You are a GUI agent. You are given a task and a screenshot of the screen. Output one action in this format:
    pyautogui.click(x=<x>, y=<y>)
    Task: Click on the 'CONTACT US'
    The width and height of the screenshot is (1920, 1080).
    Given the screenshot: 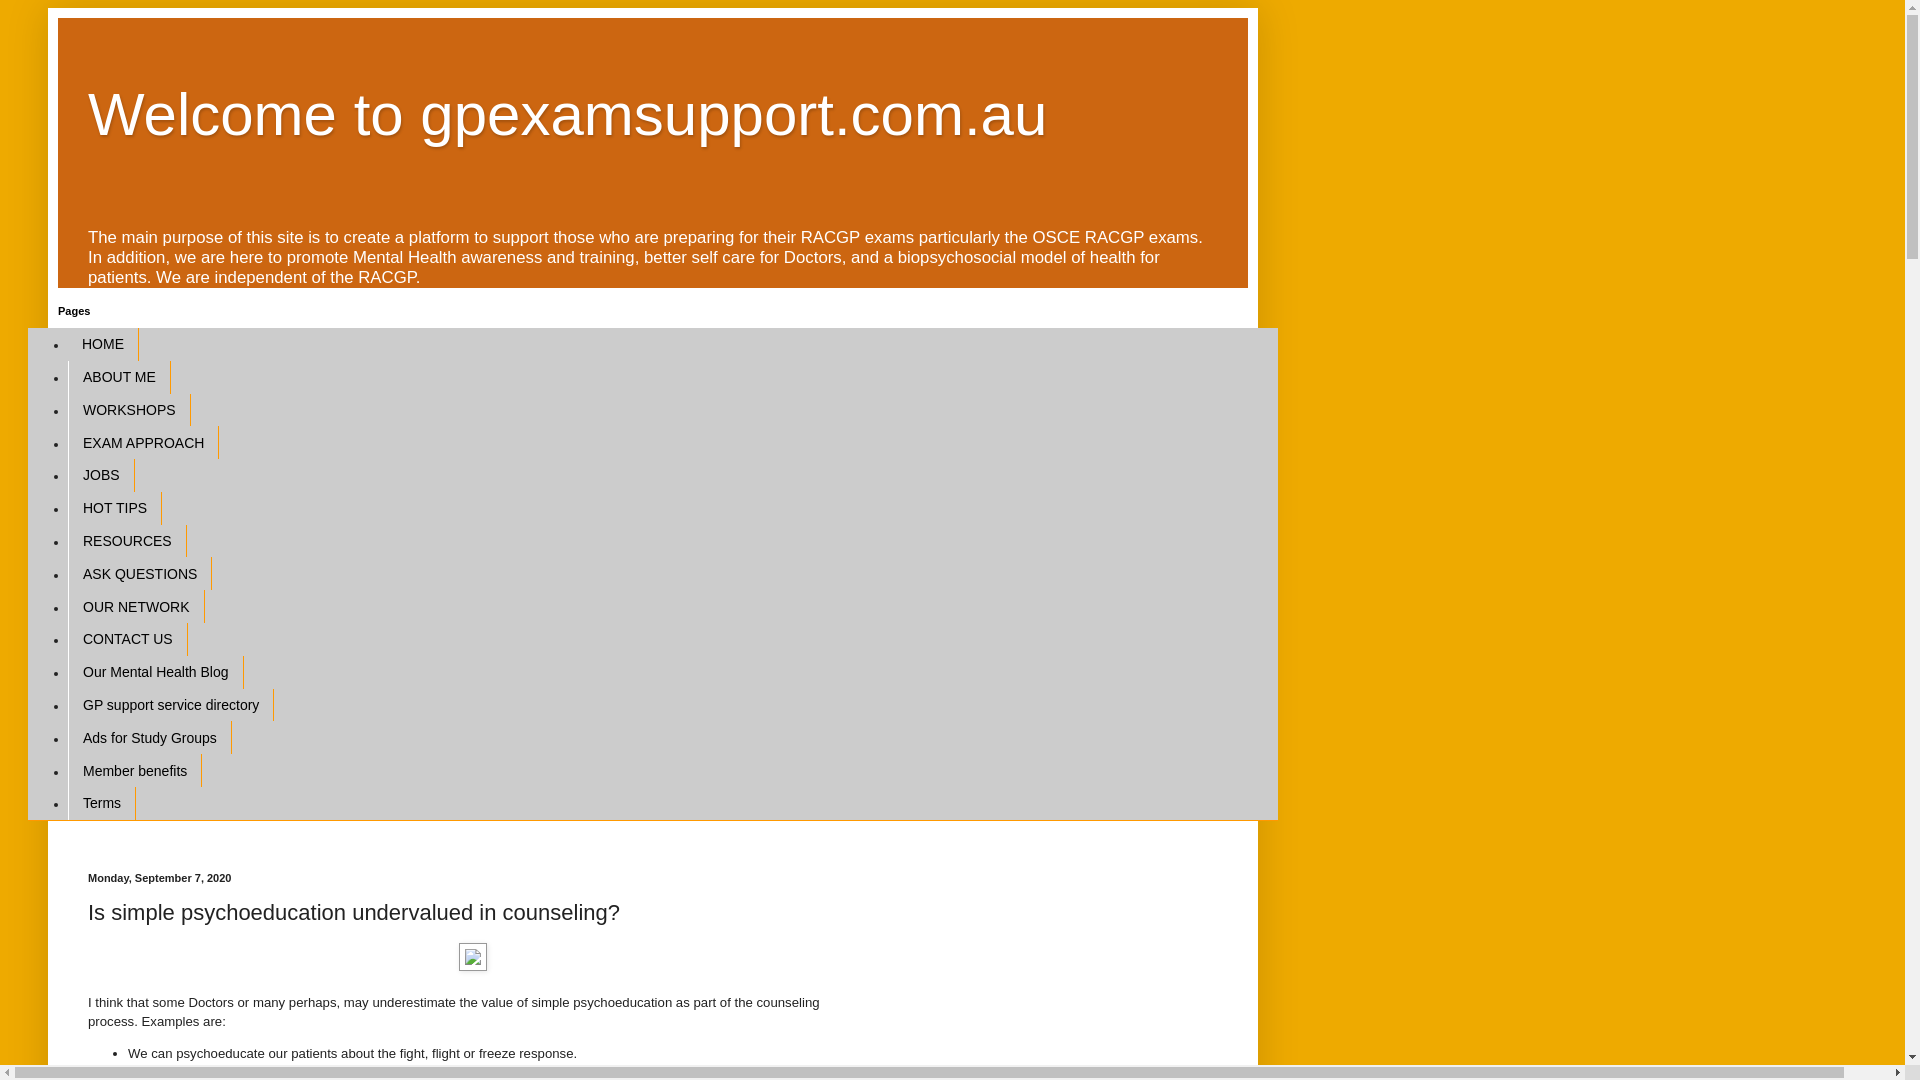 What is the action you would take?
    pyautogui.click(x=127, y=639)
    